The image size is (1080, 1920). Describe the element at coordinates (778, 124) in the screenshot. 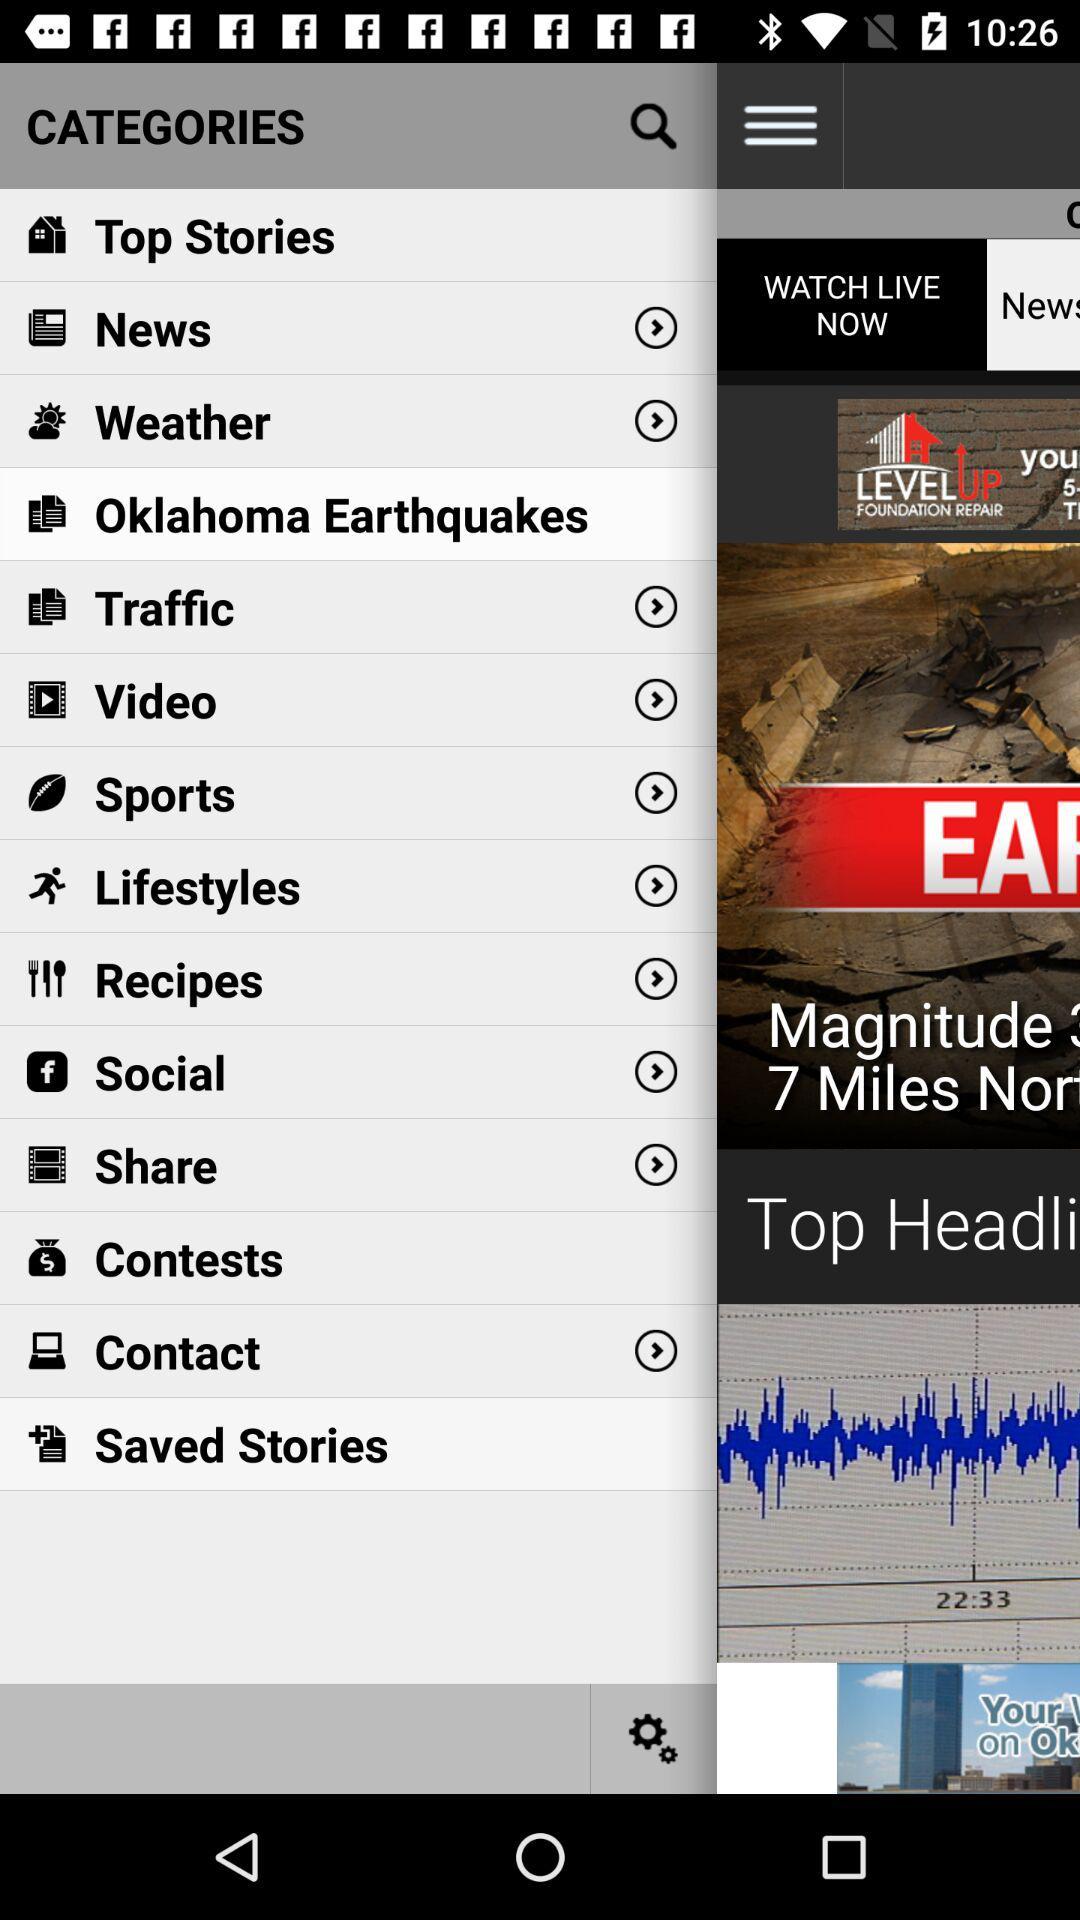

I see `the menu icon` at that location.